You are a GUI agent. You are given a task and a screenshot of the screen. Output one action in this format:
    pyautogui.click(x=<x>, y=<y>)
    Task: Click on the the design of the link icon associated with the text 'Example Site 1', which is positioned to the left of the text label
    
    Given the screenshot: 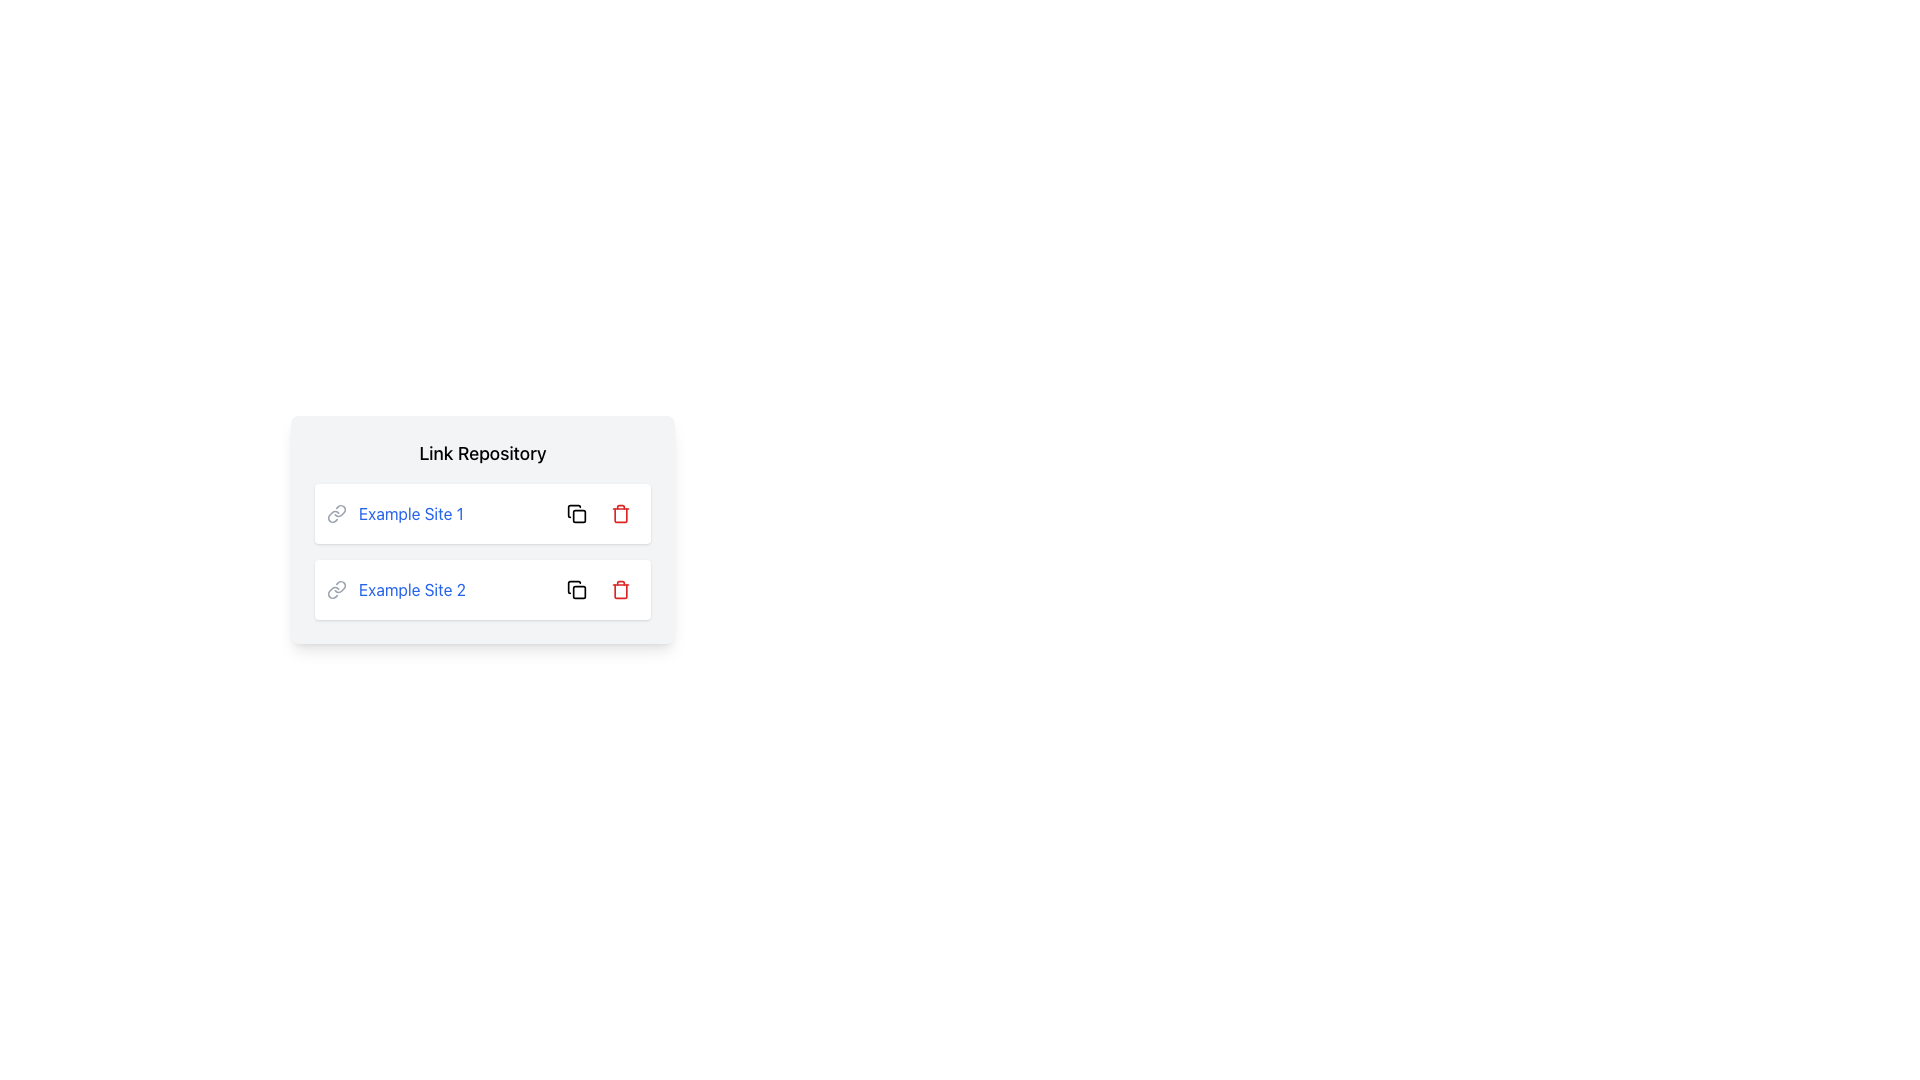 What is the action you would take?
    pyautogui.click(x=336, y=512)
    